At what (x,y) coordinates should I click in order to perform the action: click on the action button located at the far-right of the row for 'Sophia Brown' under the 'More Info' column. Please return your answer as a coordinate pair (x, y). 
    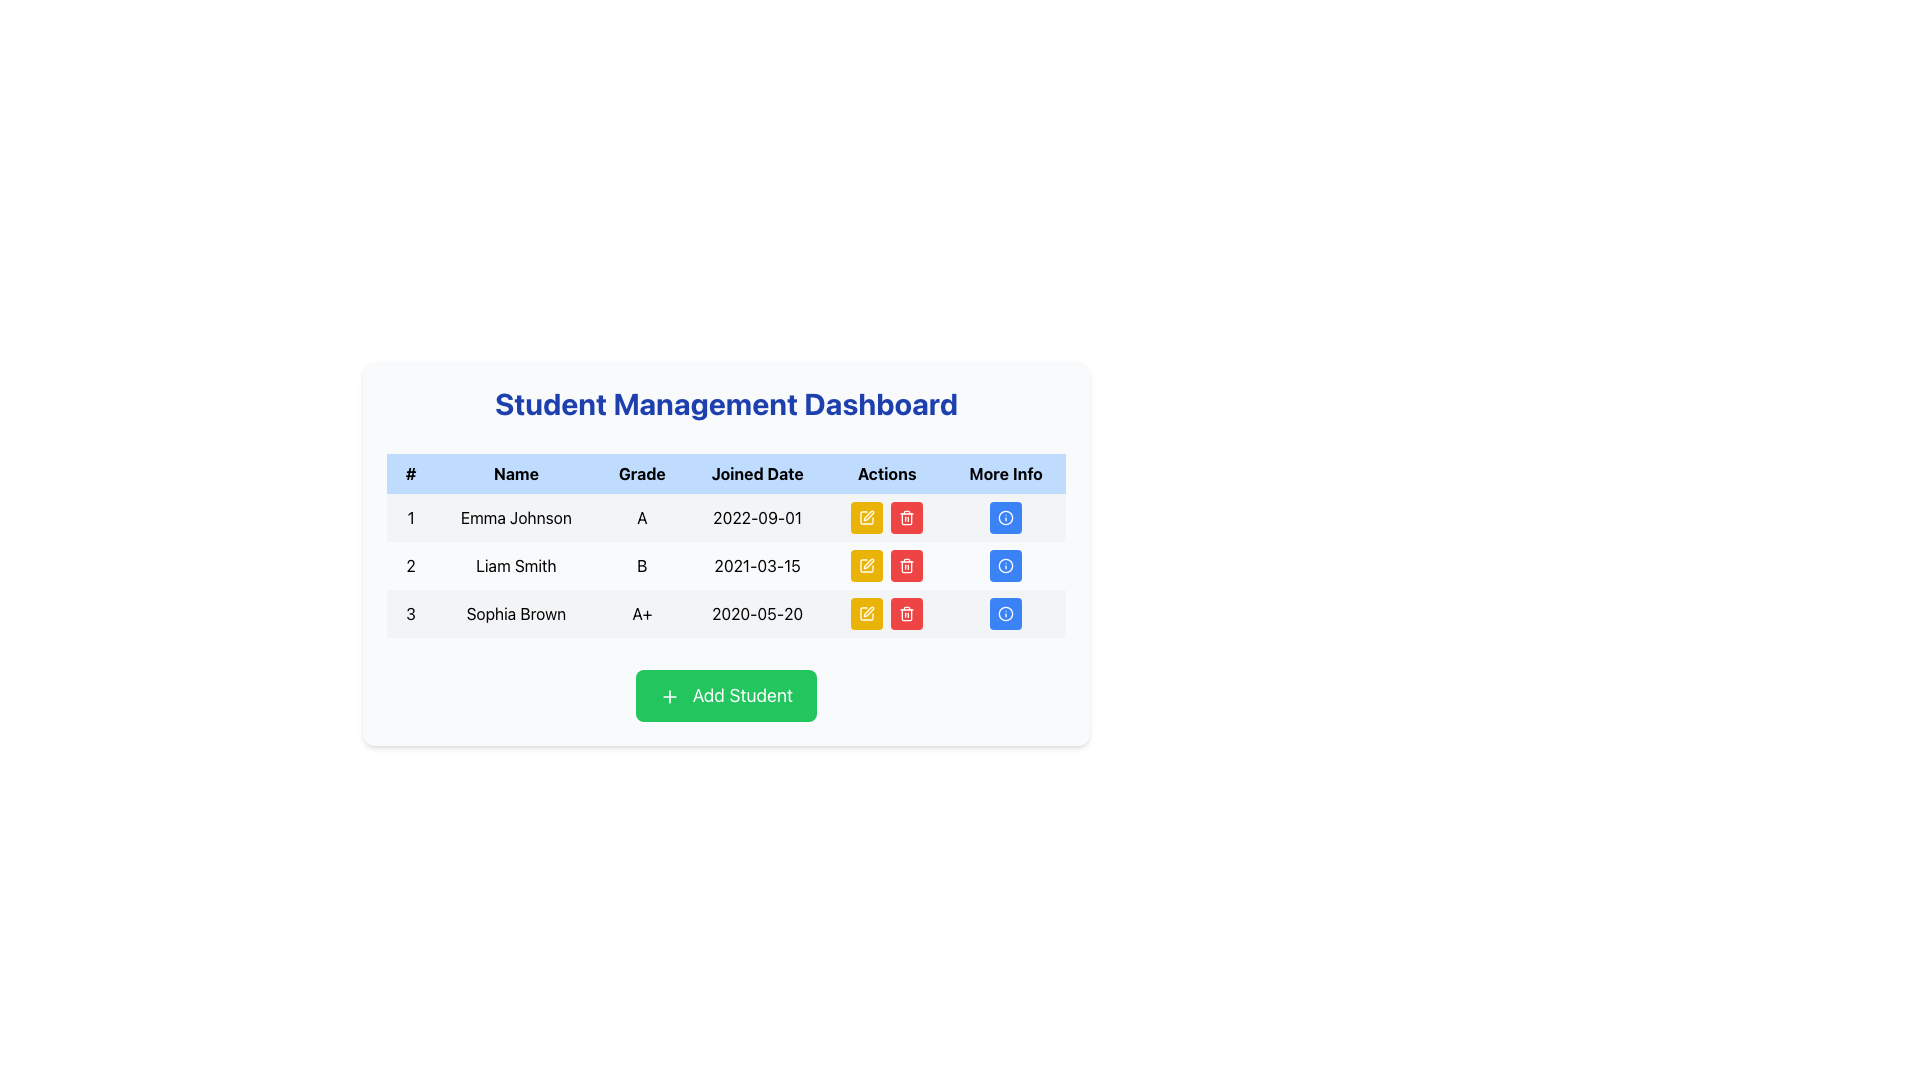
    Looking at the image, I should click on (1006, 612).